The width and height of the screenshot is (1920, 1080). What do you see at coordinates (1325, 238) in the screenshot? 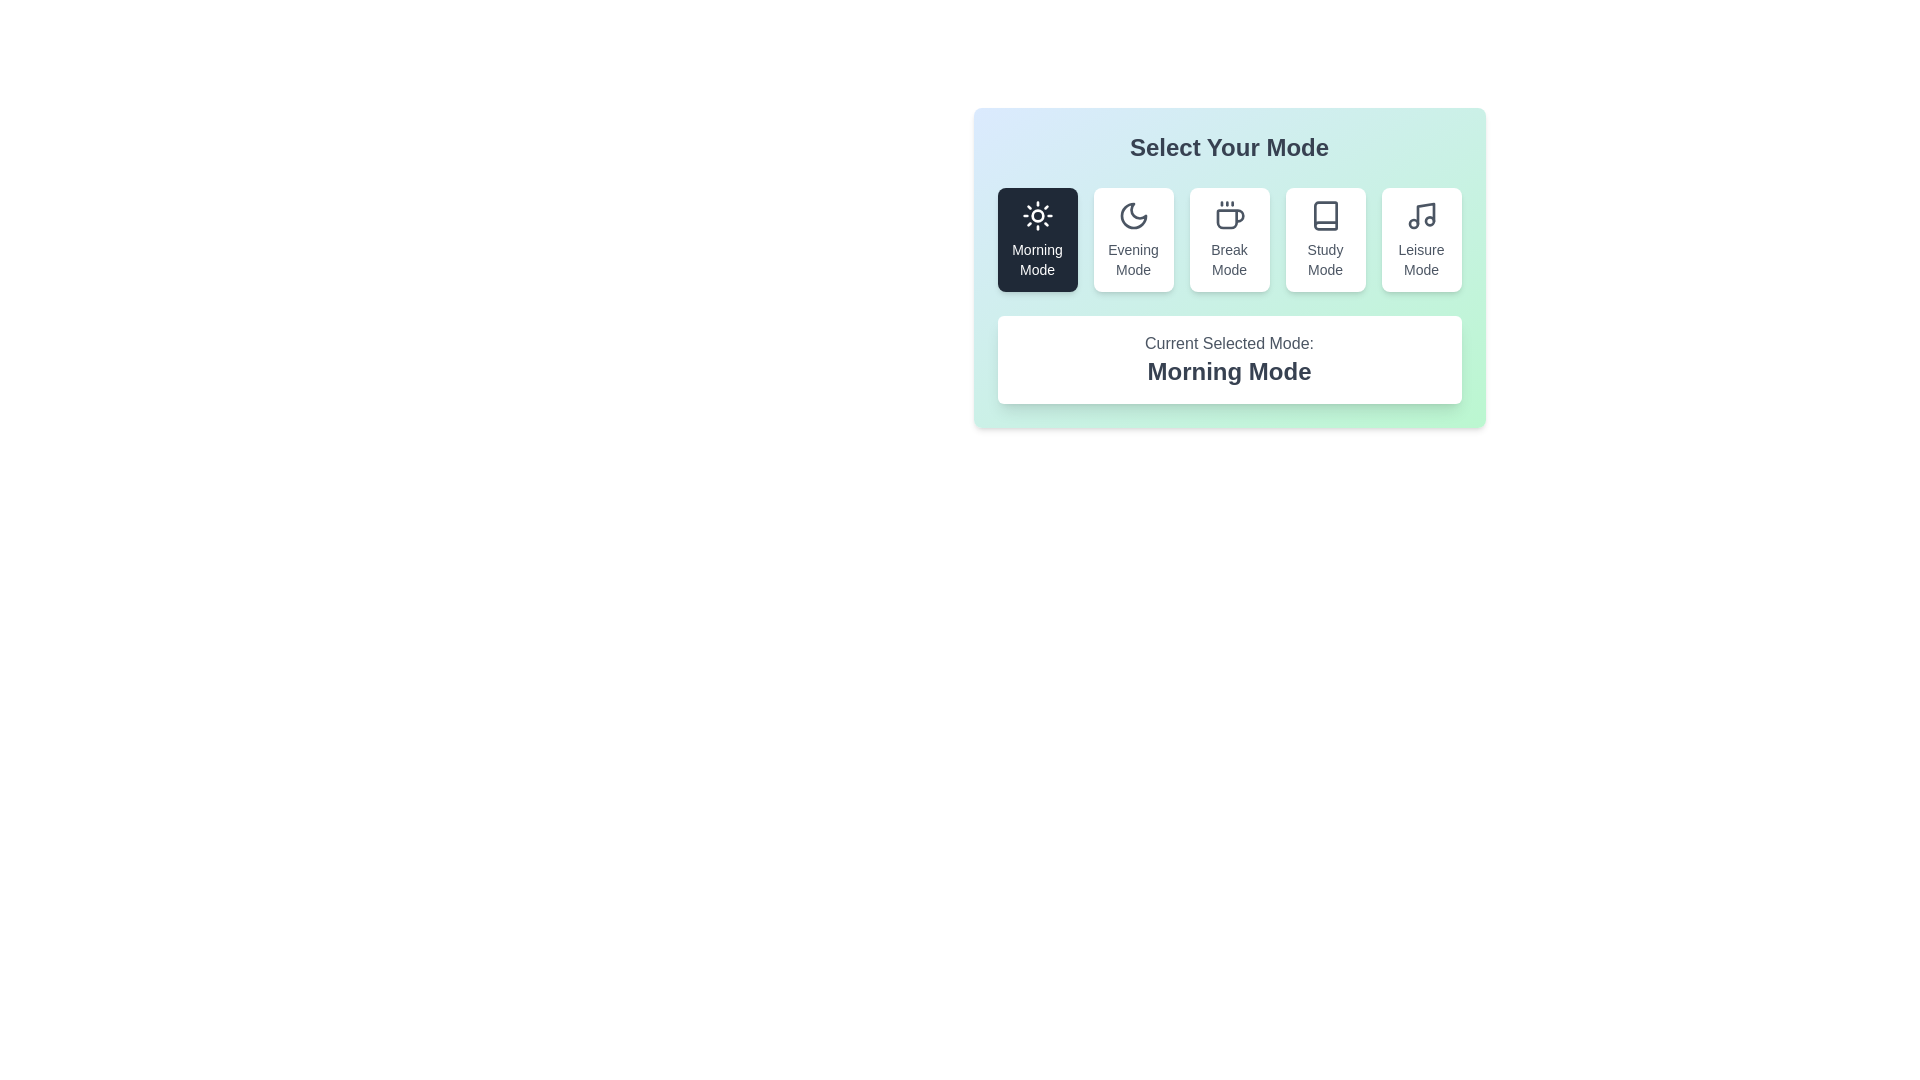
I see `the button corresponding to the mode Study Mode` at bounding box center [1325, 238].